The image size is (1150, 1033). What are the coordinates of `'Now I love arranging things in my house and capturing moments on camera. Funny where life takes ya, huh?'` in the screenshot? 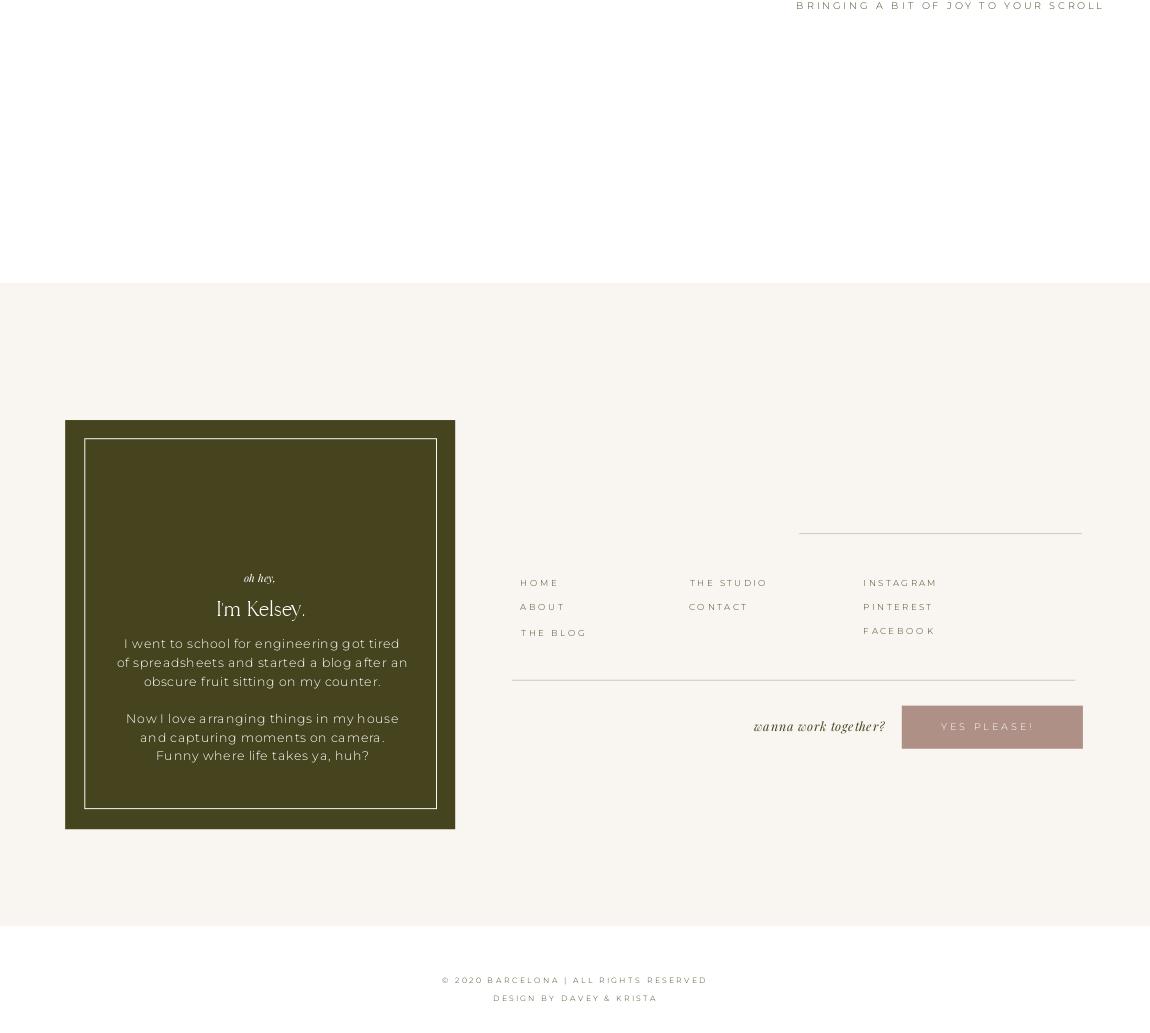 It's located at (260, 736).